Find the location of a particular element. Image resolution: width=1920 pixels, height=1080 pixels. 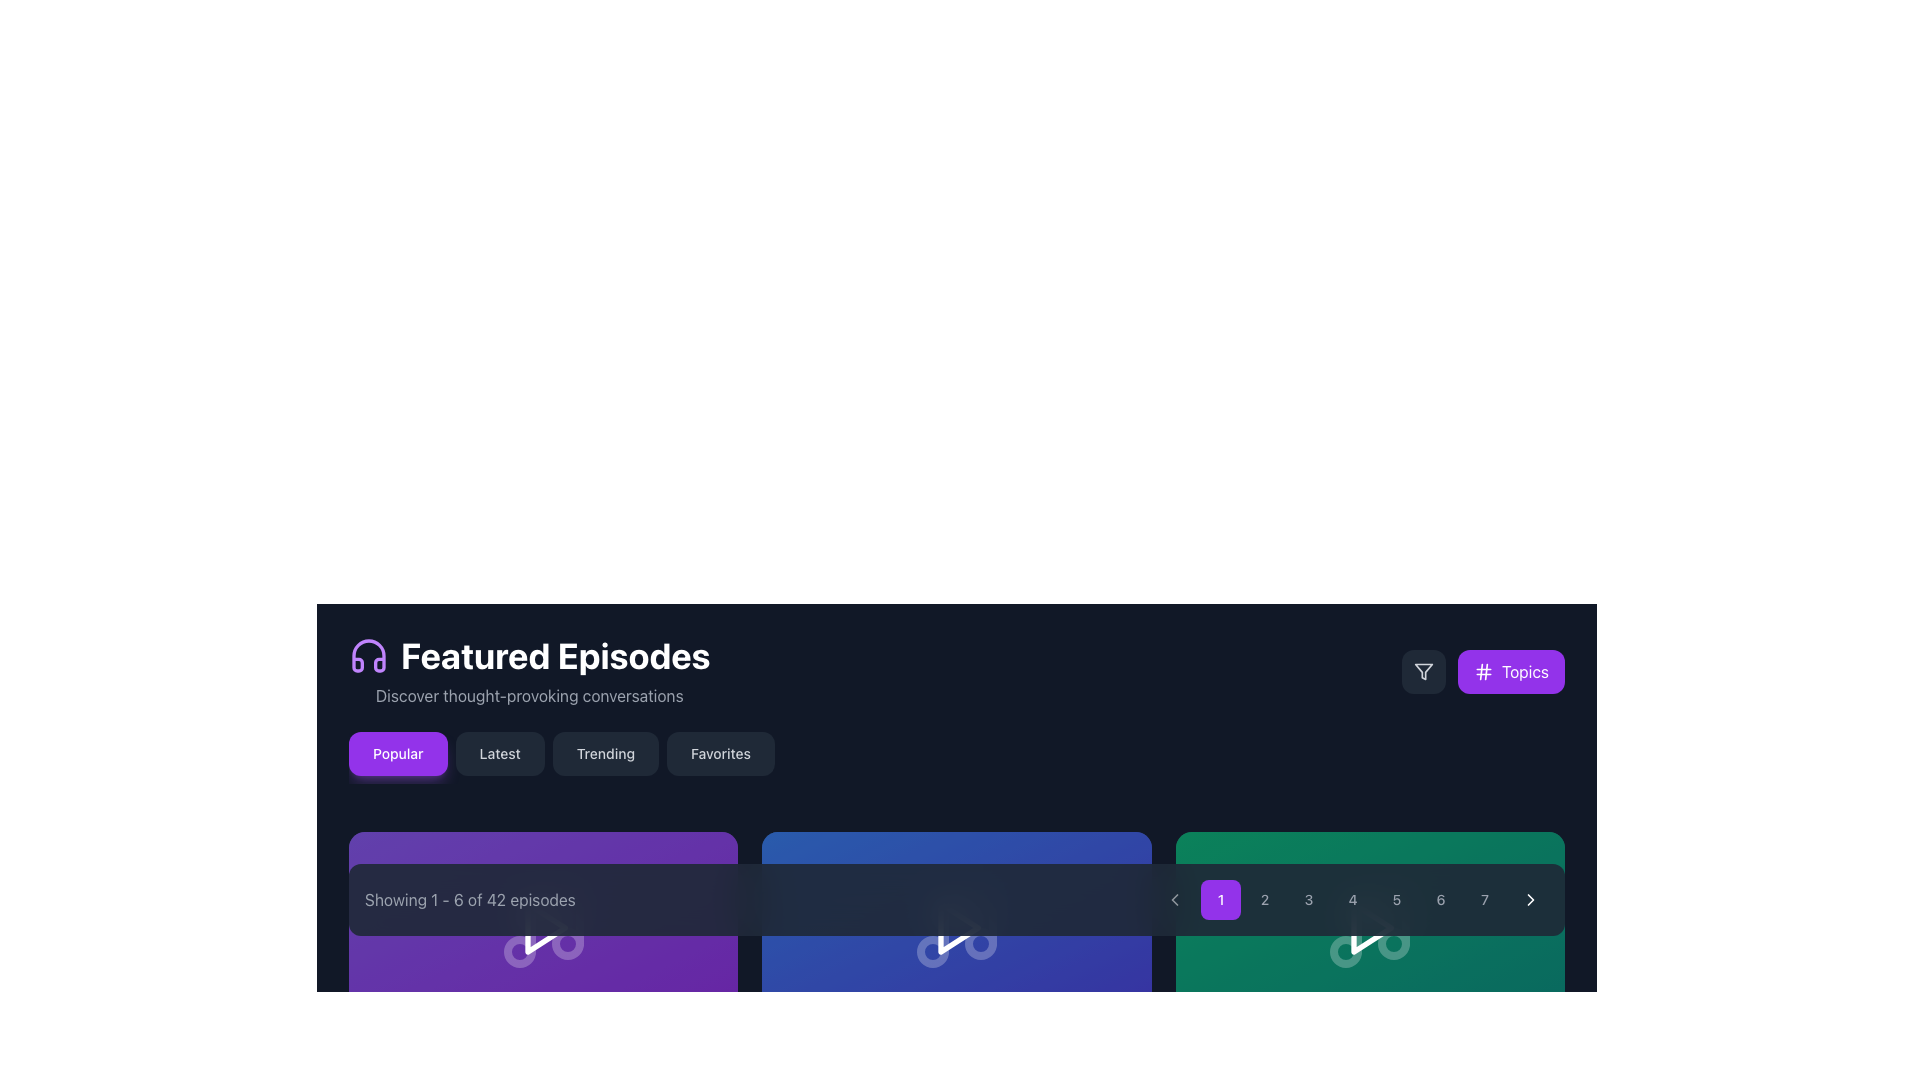

the audio-related icon located to the left of the 'Featured Episodes' title is located at coordinates (369, 655).